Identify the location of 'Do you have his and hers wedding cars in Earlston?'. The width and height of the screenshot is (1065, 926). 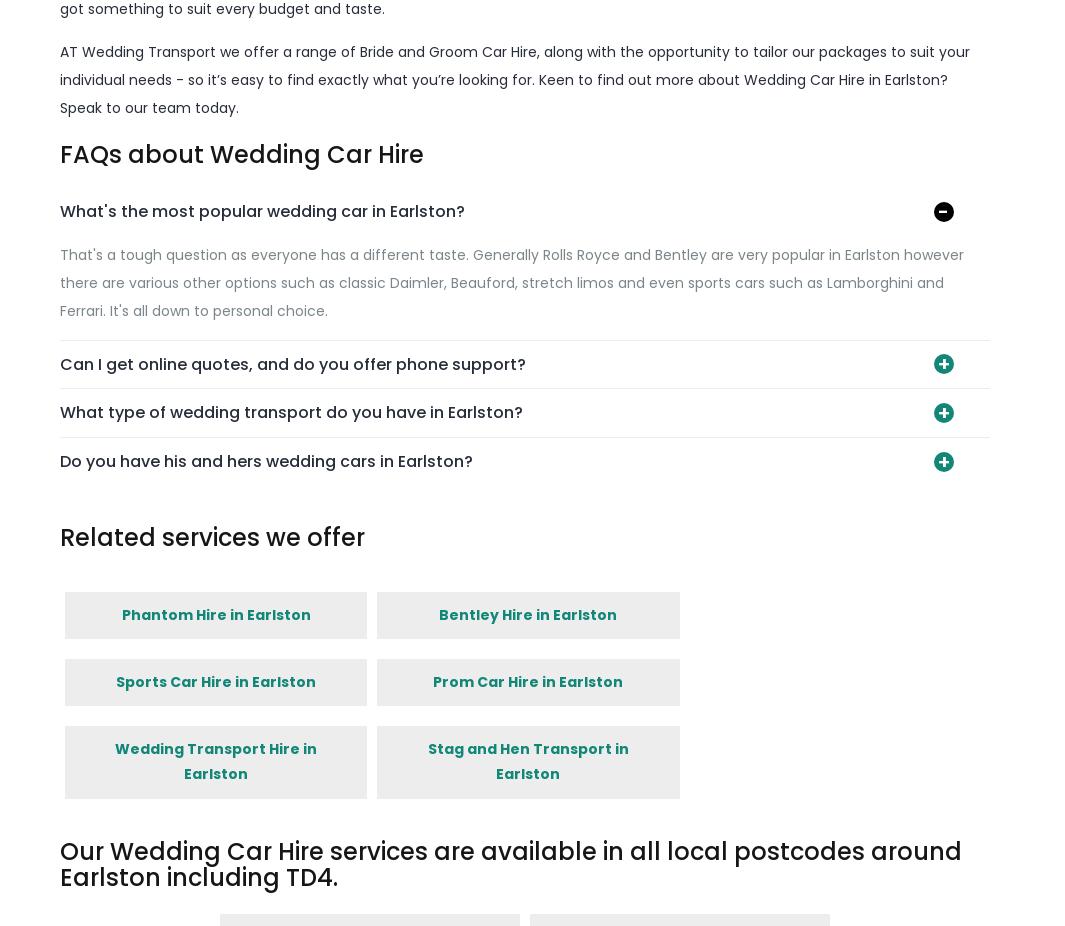
(58, 460).